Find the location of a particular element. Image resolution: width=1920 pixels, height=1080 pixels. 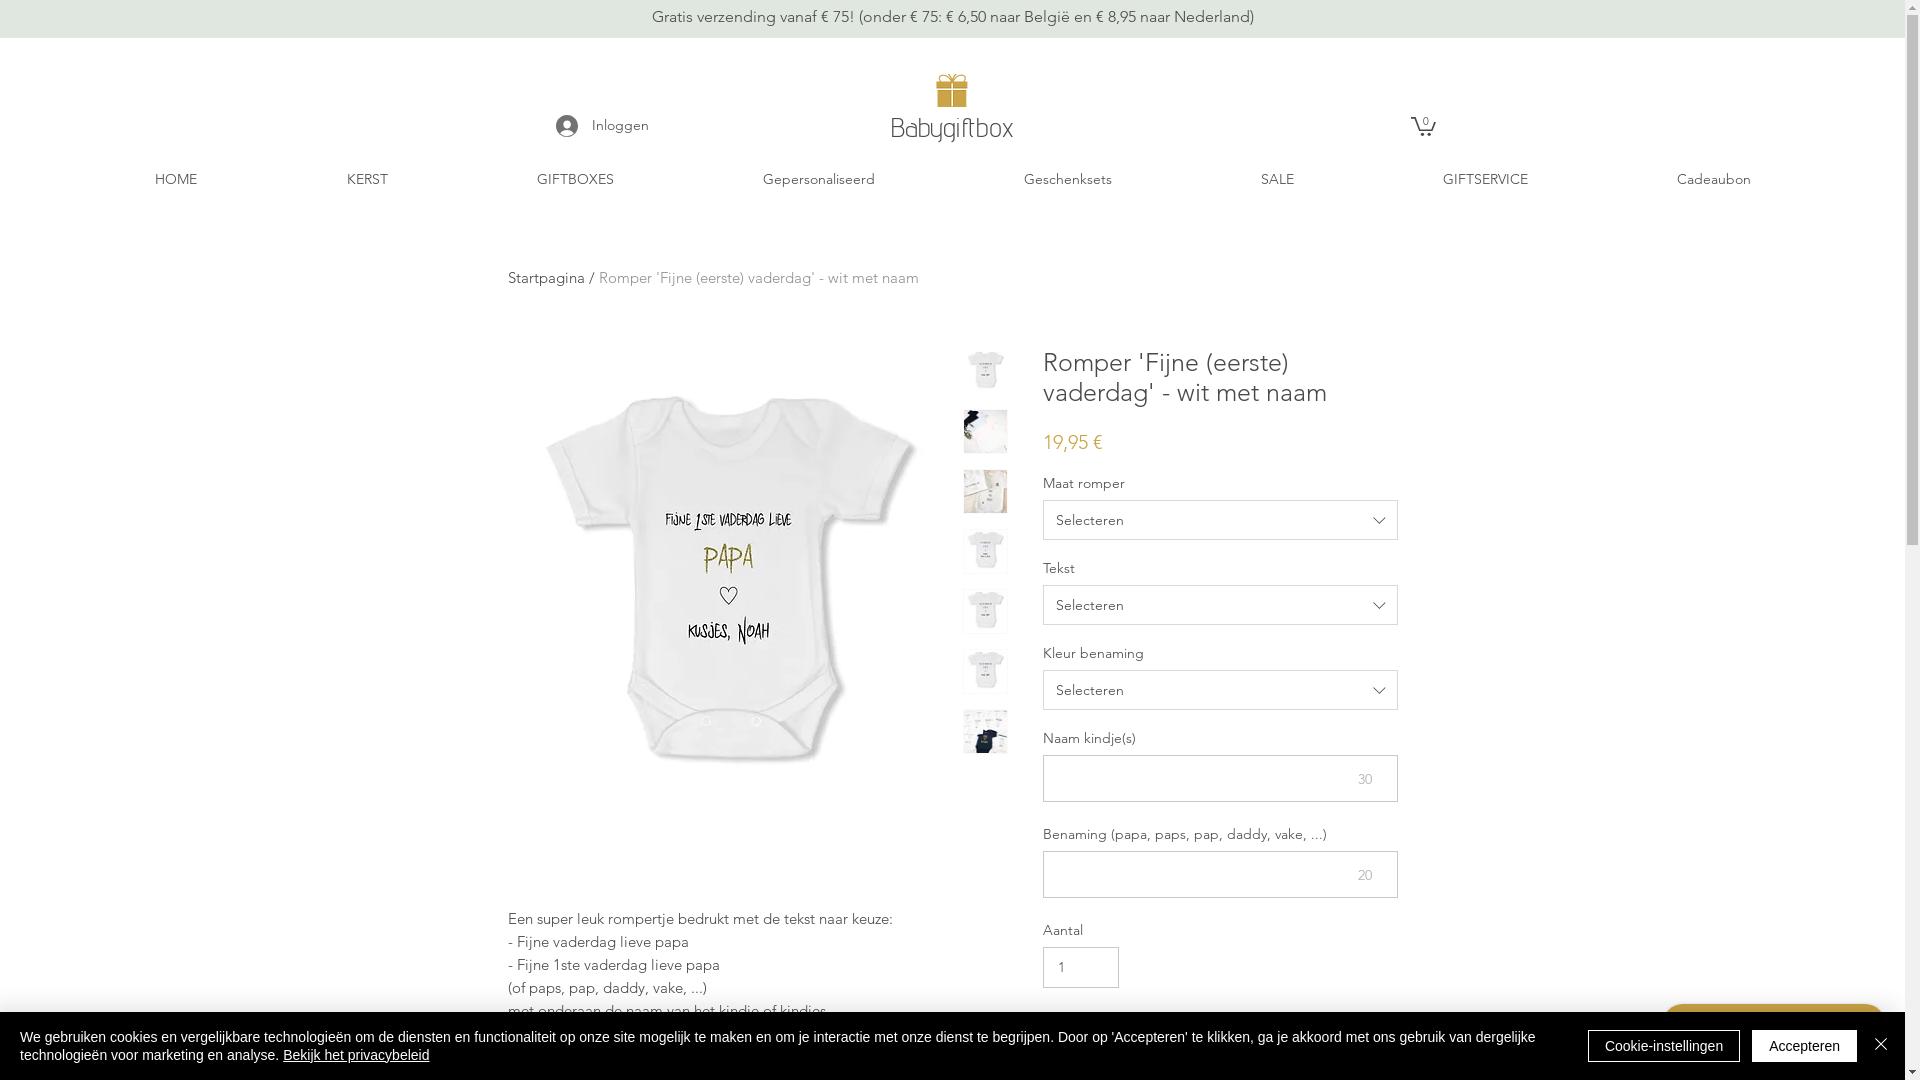

'Romper 'Fijne (eerste) vaderdag' - wit met naam' is located at coordinates (757, 277).